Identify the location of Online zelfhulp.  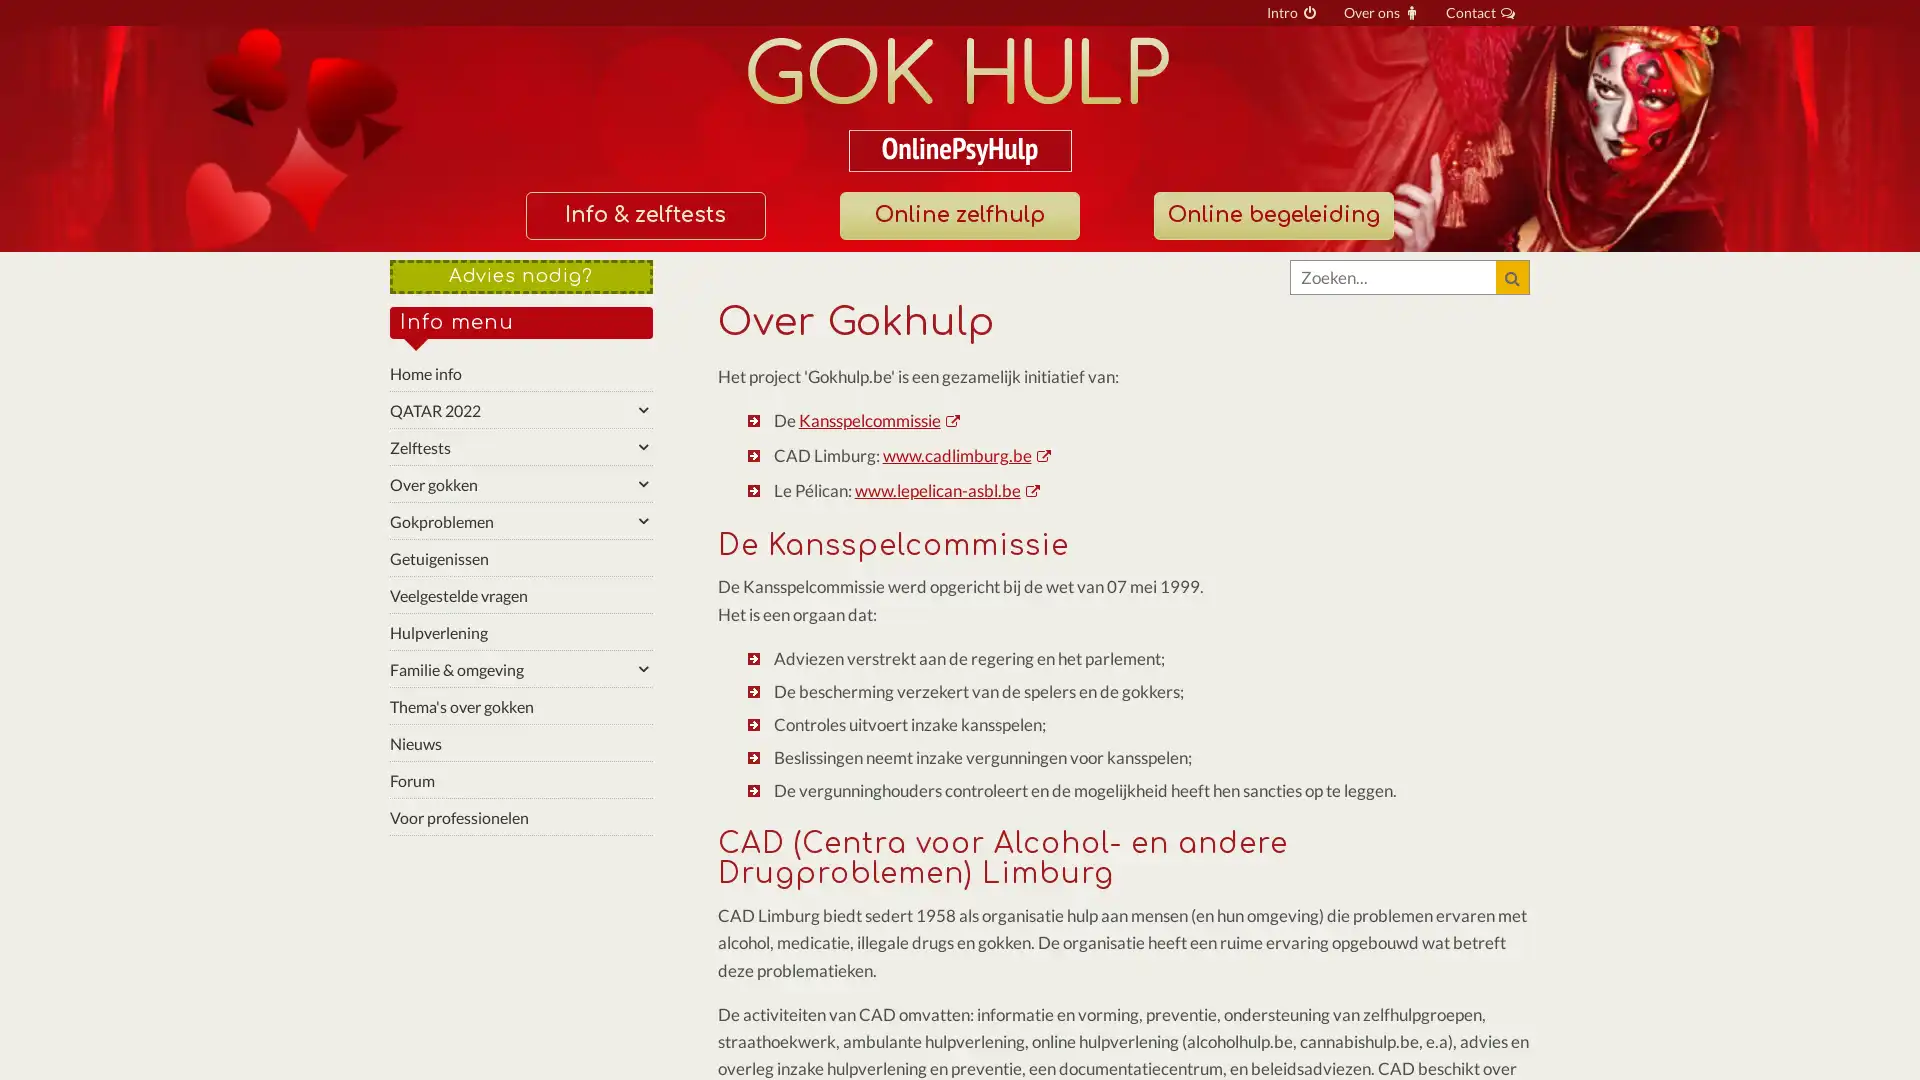
(958, 215).